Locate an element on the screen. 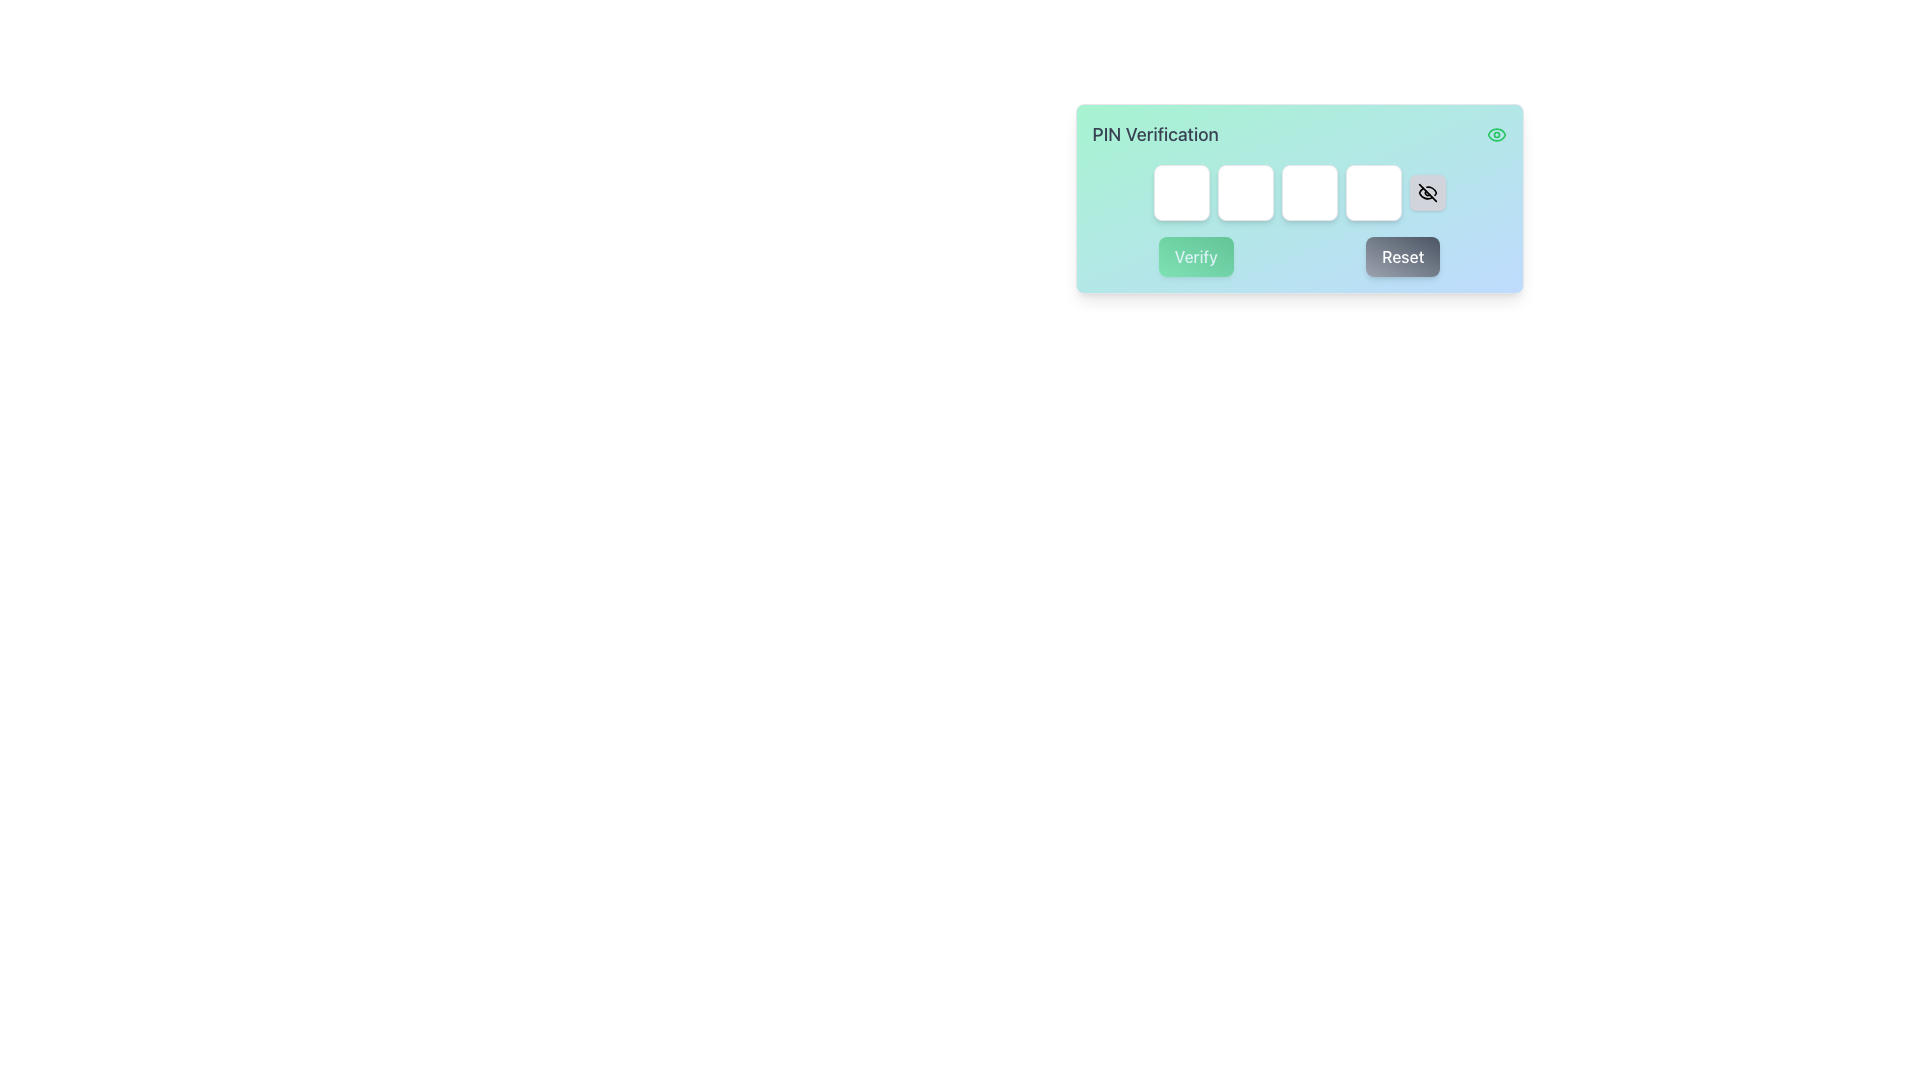 The image size is (1920, 1080). the eye-shaped SVG icon used for toggling visibility on the right side of the PIN verification interface is located at coordinates (1496, 135).